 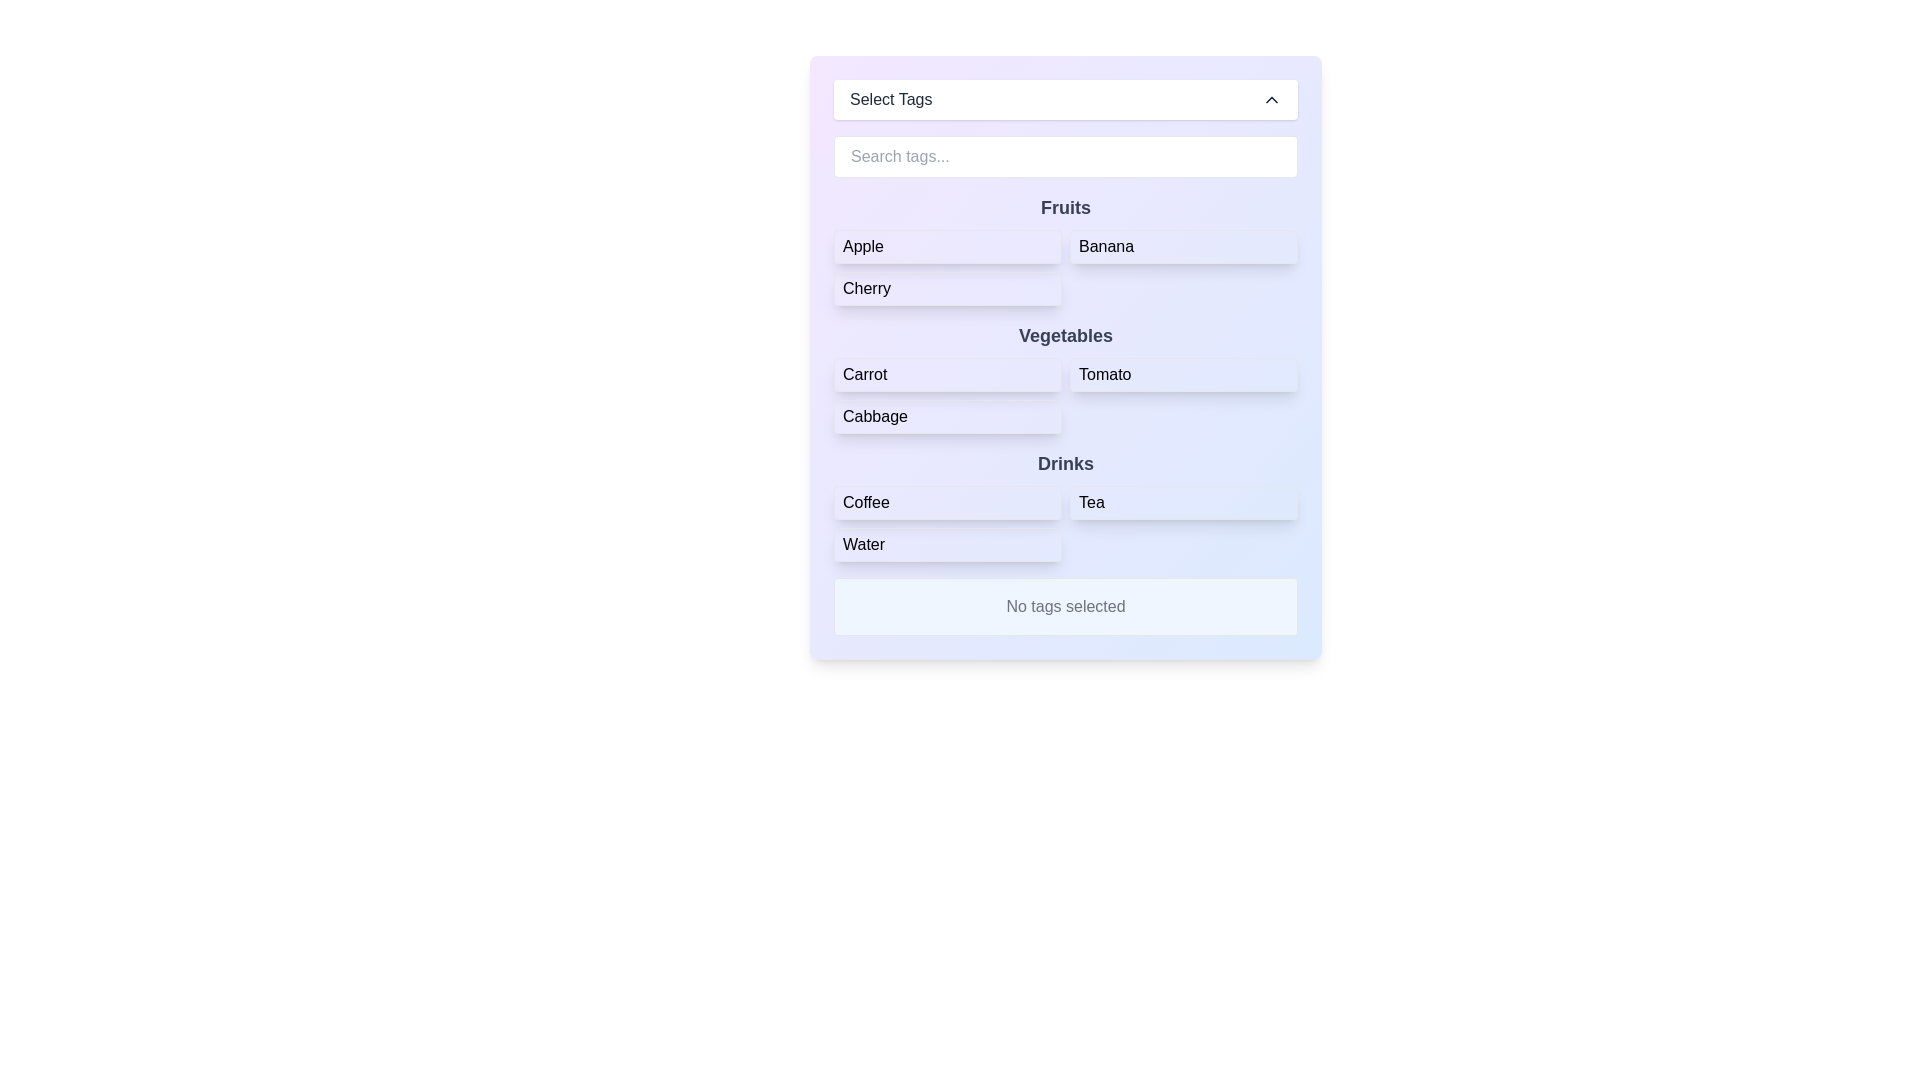 What do you see at coordinates (1184, 501) in the screenshot?
I see `the button labeled 'Tea', which is the second option under the 'Drinks' category` at bounding box center [1184, 501].